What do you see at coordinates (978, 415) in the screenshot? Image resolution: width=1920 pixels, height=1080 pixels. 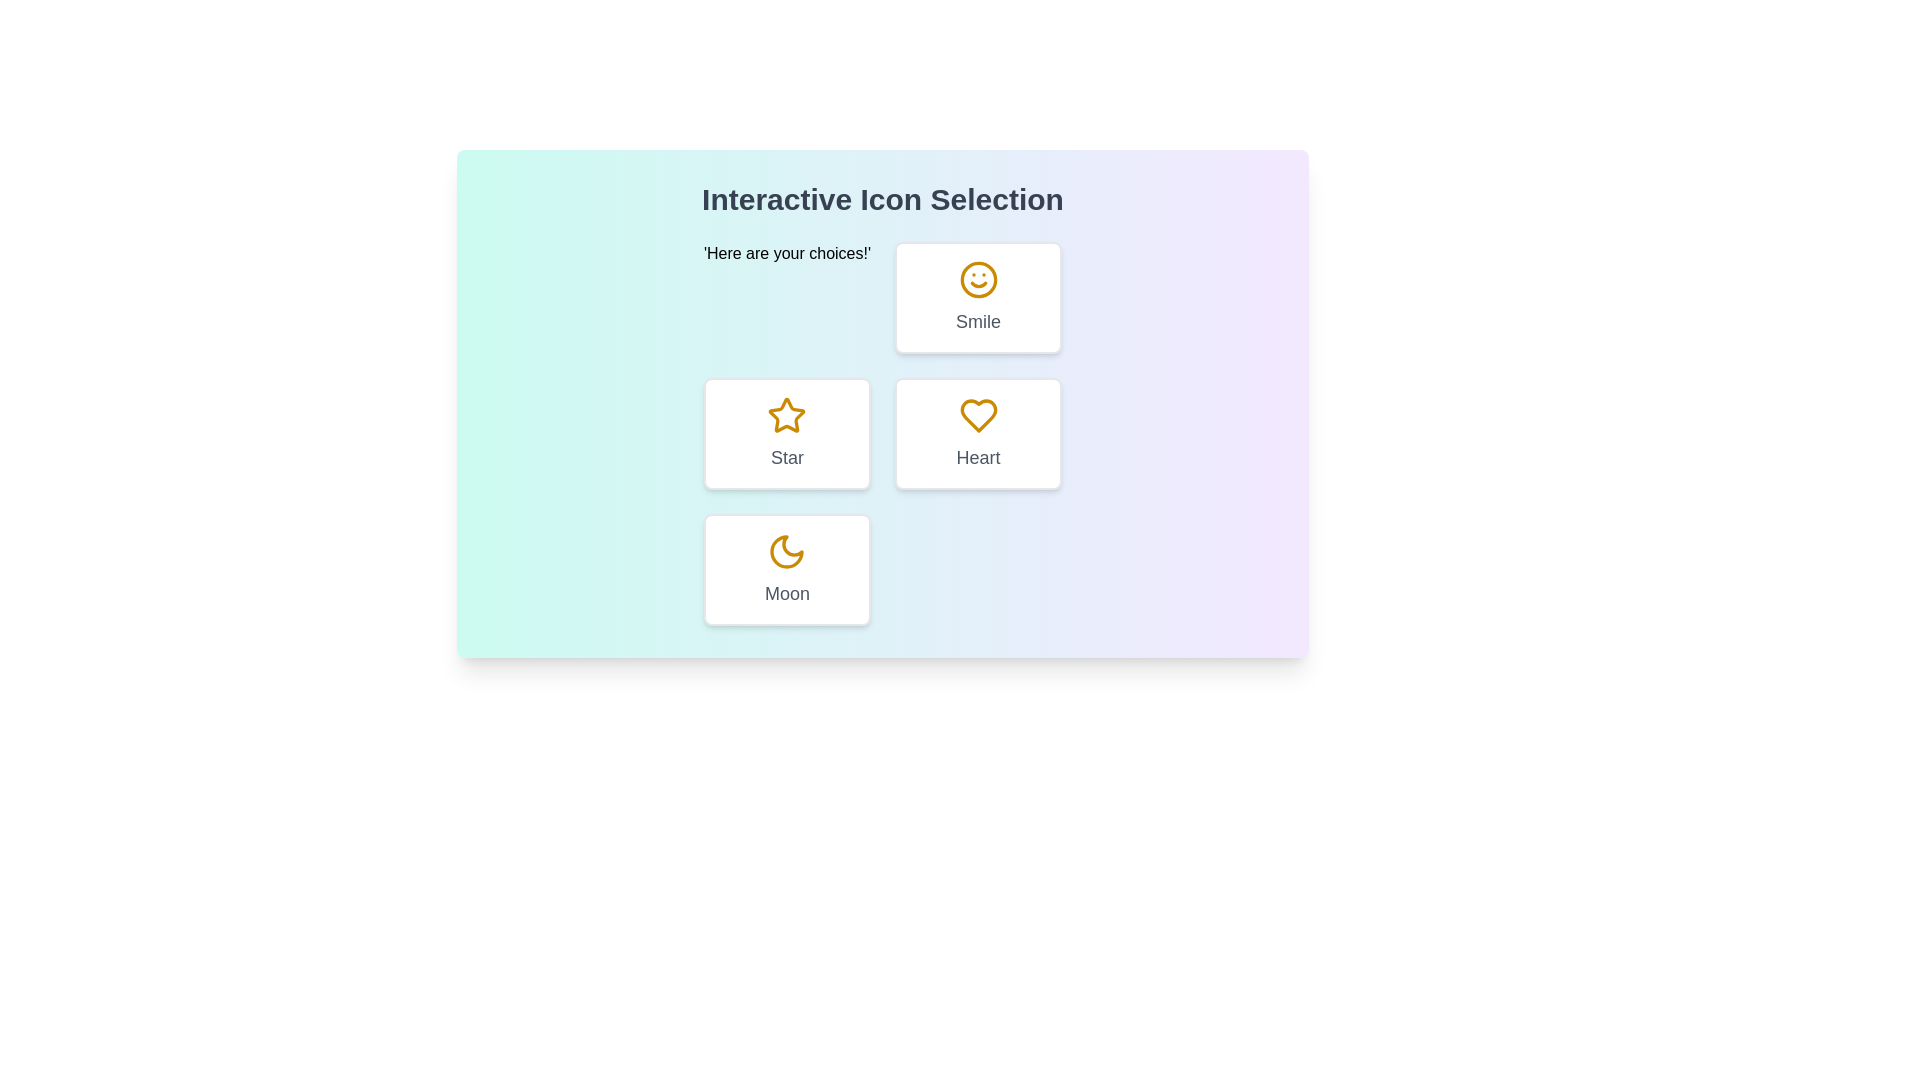 I see `the heart icon located in the second column of the second row of the grid layout, which emphasizes choices related to the 'Heart' category` at bounding box center [978, 415].